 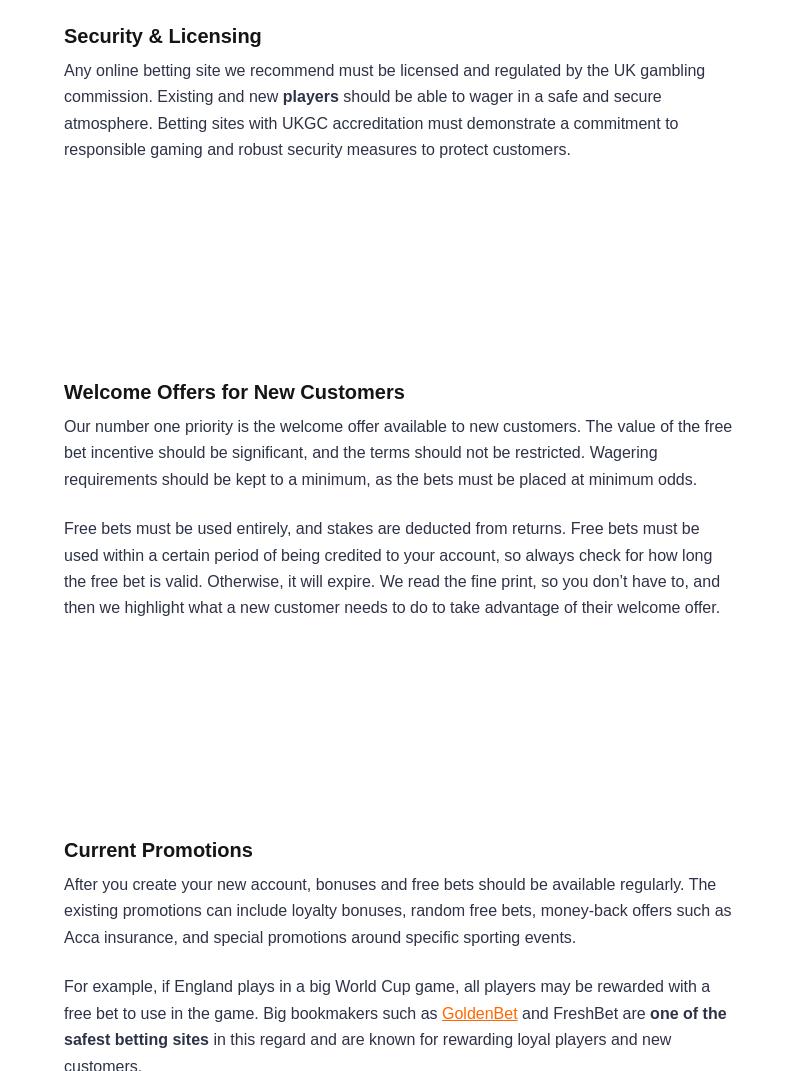 What do you see at coordinates (582, 1012) in the screenshot?
I see `'and FreshBet are'` at bounding box center [582, 1012].